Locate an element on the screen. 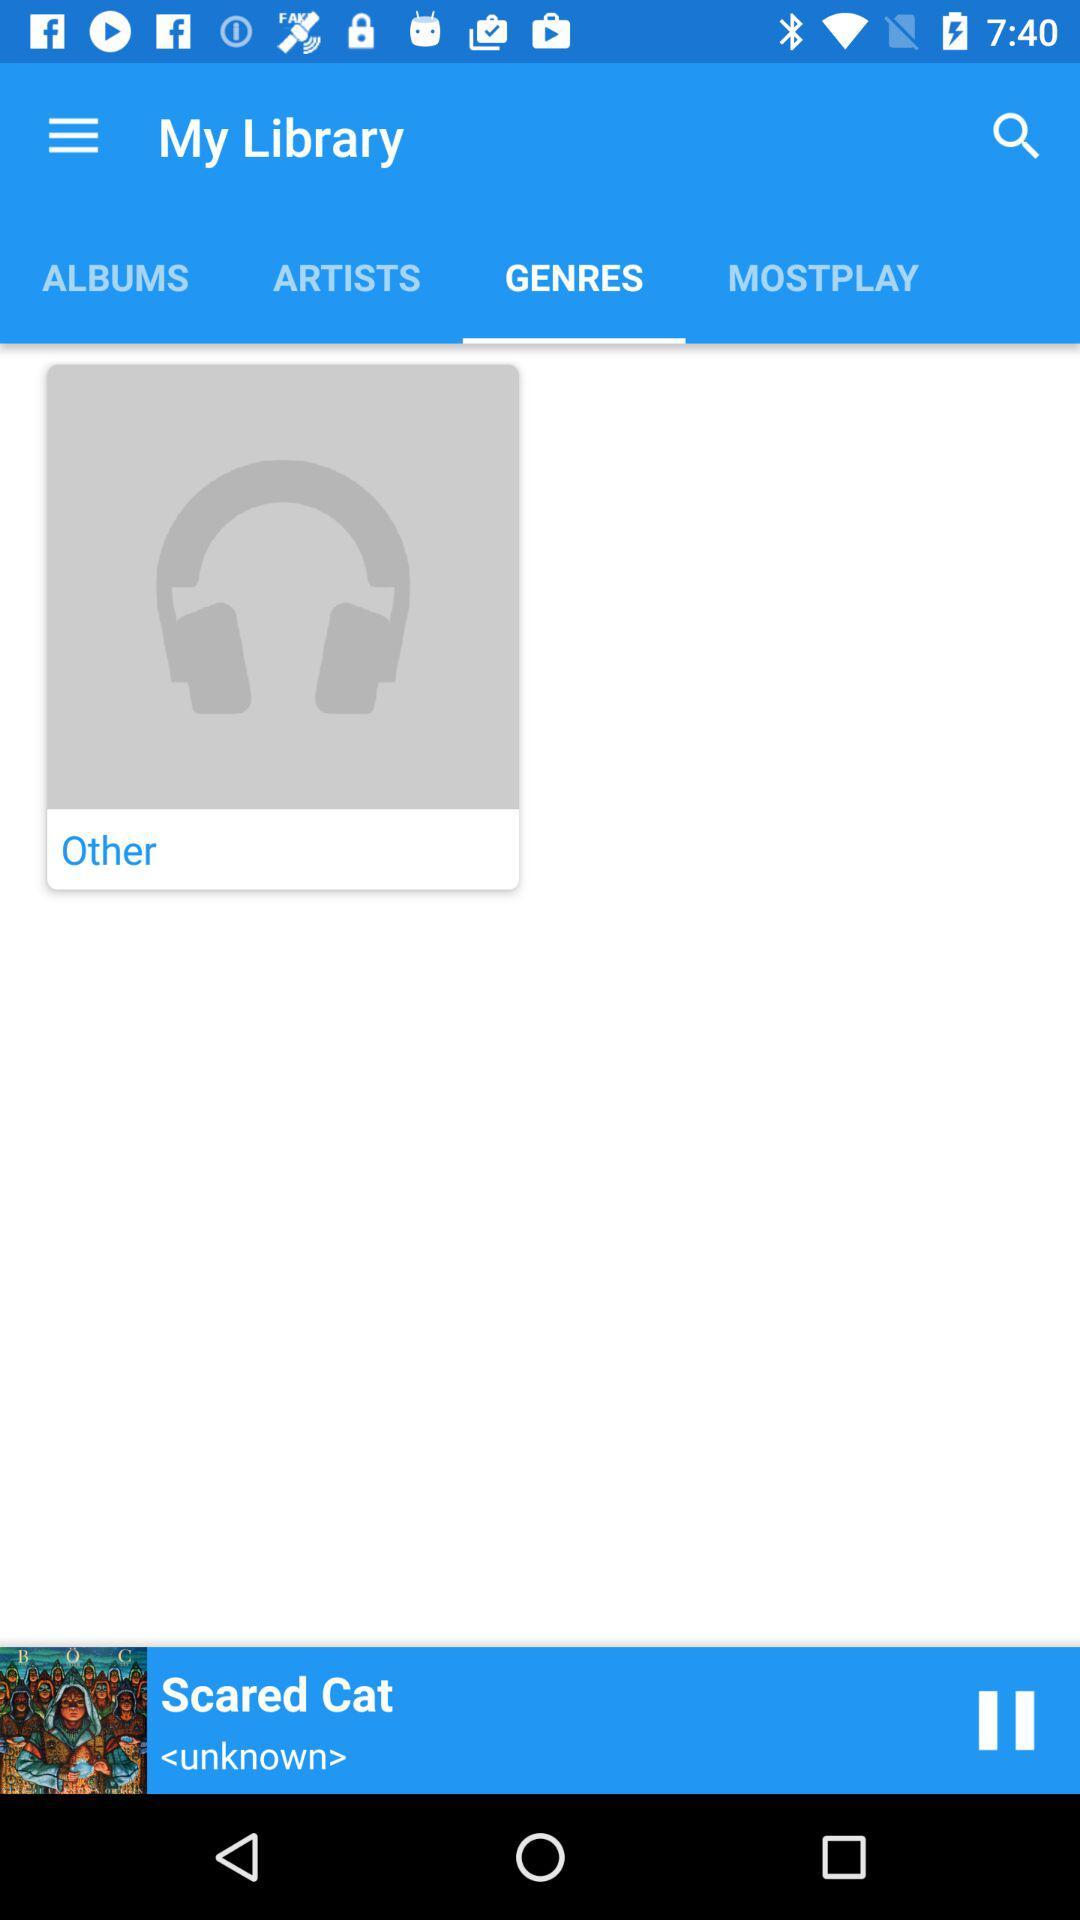 The image size is (1080, 1920). icon to the right of the genres icon is located at coordinates (1017, 135).